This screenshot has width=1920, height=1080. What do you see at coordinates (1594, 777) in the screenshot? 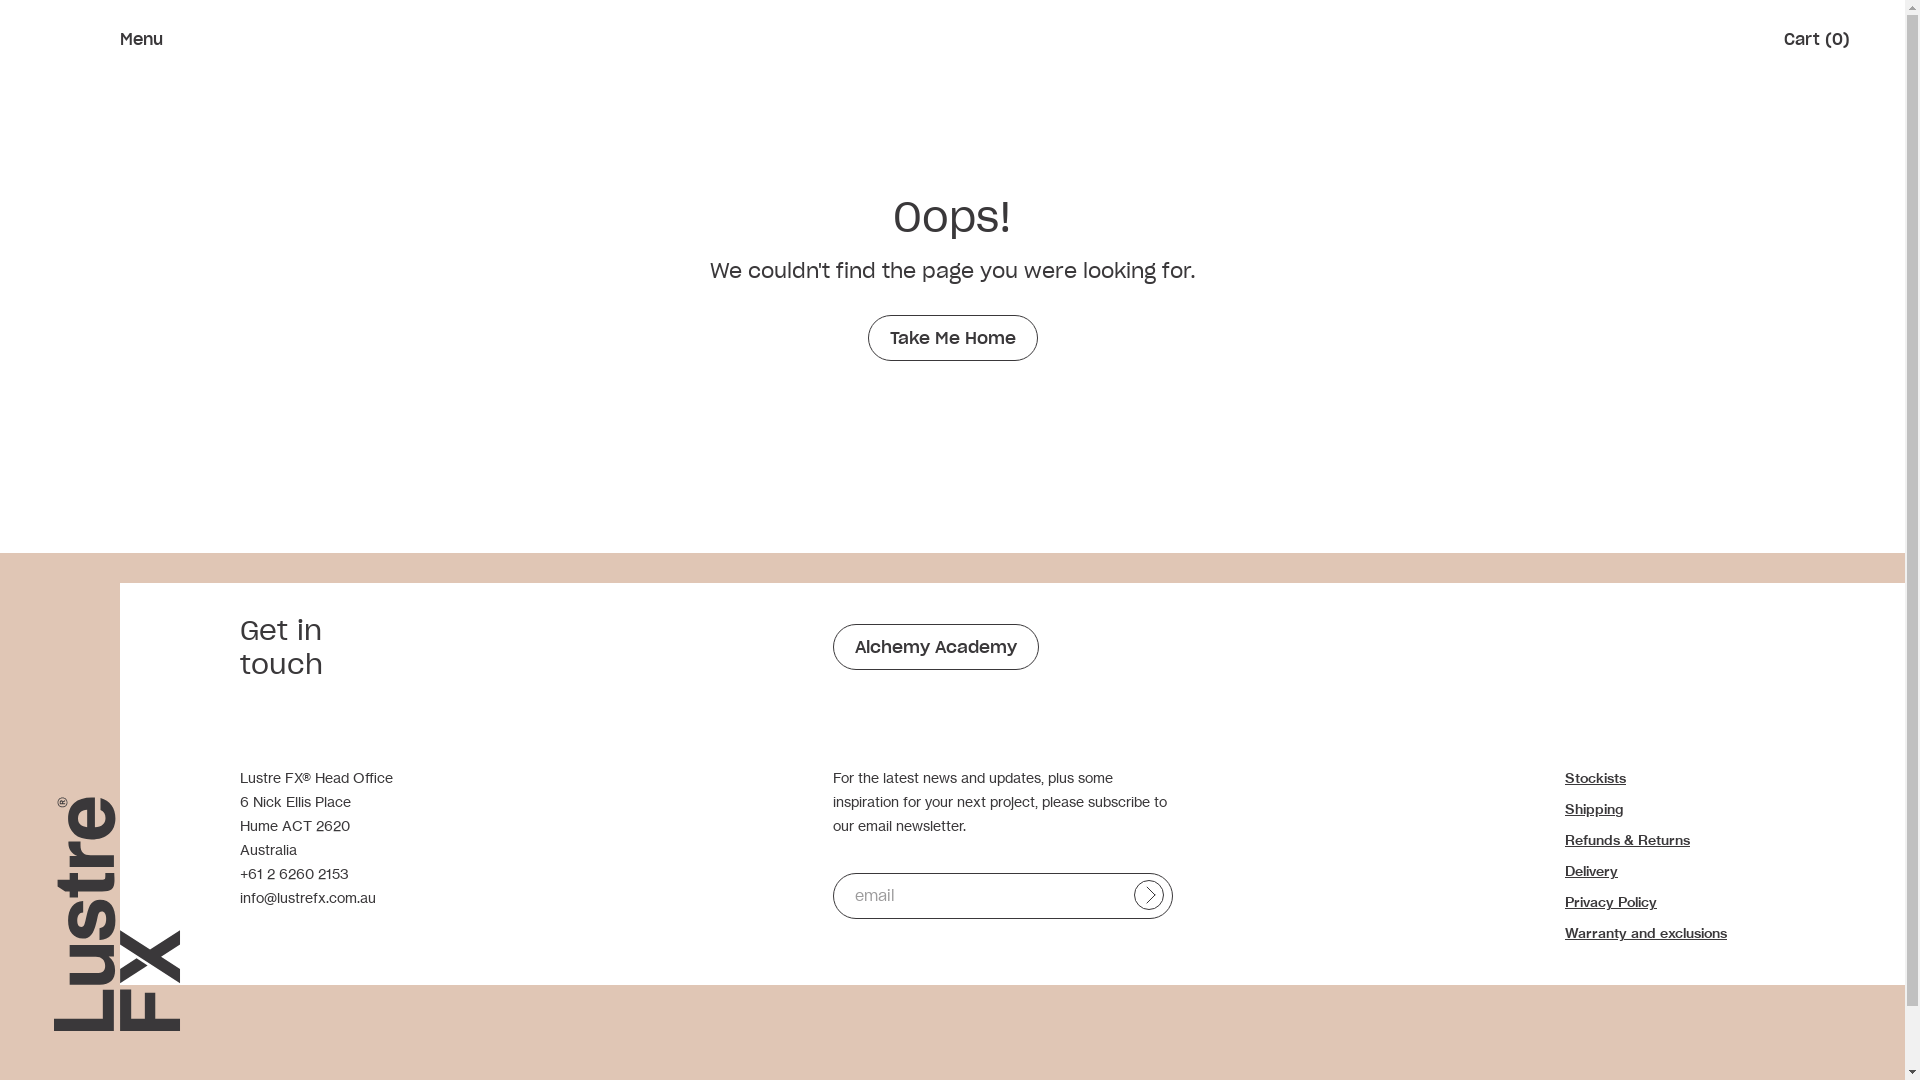
I see `'Stockists'` at bounding box center [1594, 777].